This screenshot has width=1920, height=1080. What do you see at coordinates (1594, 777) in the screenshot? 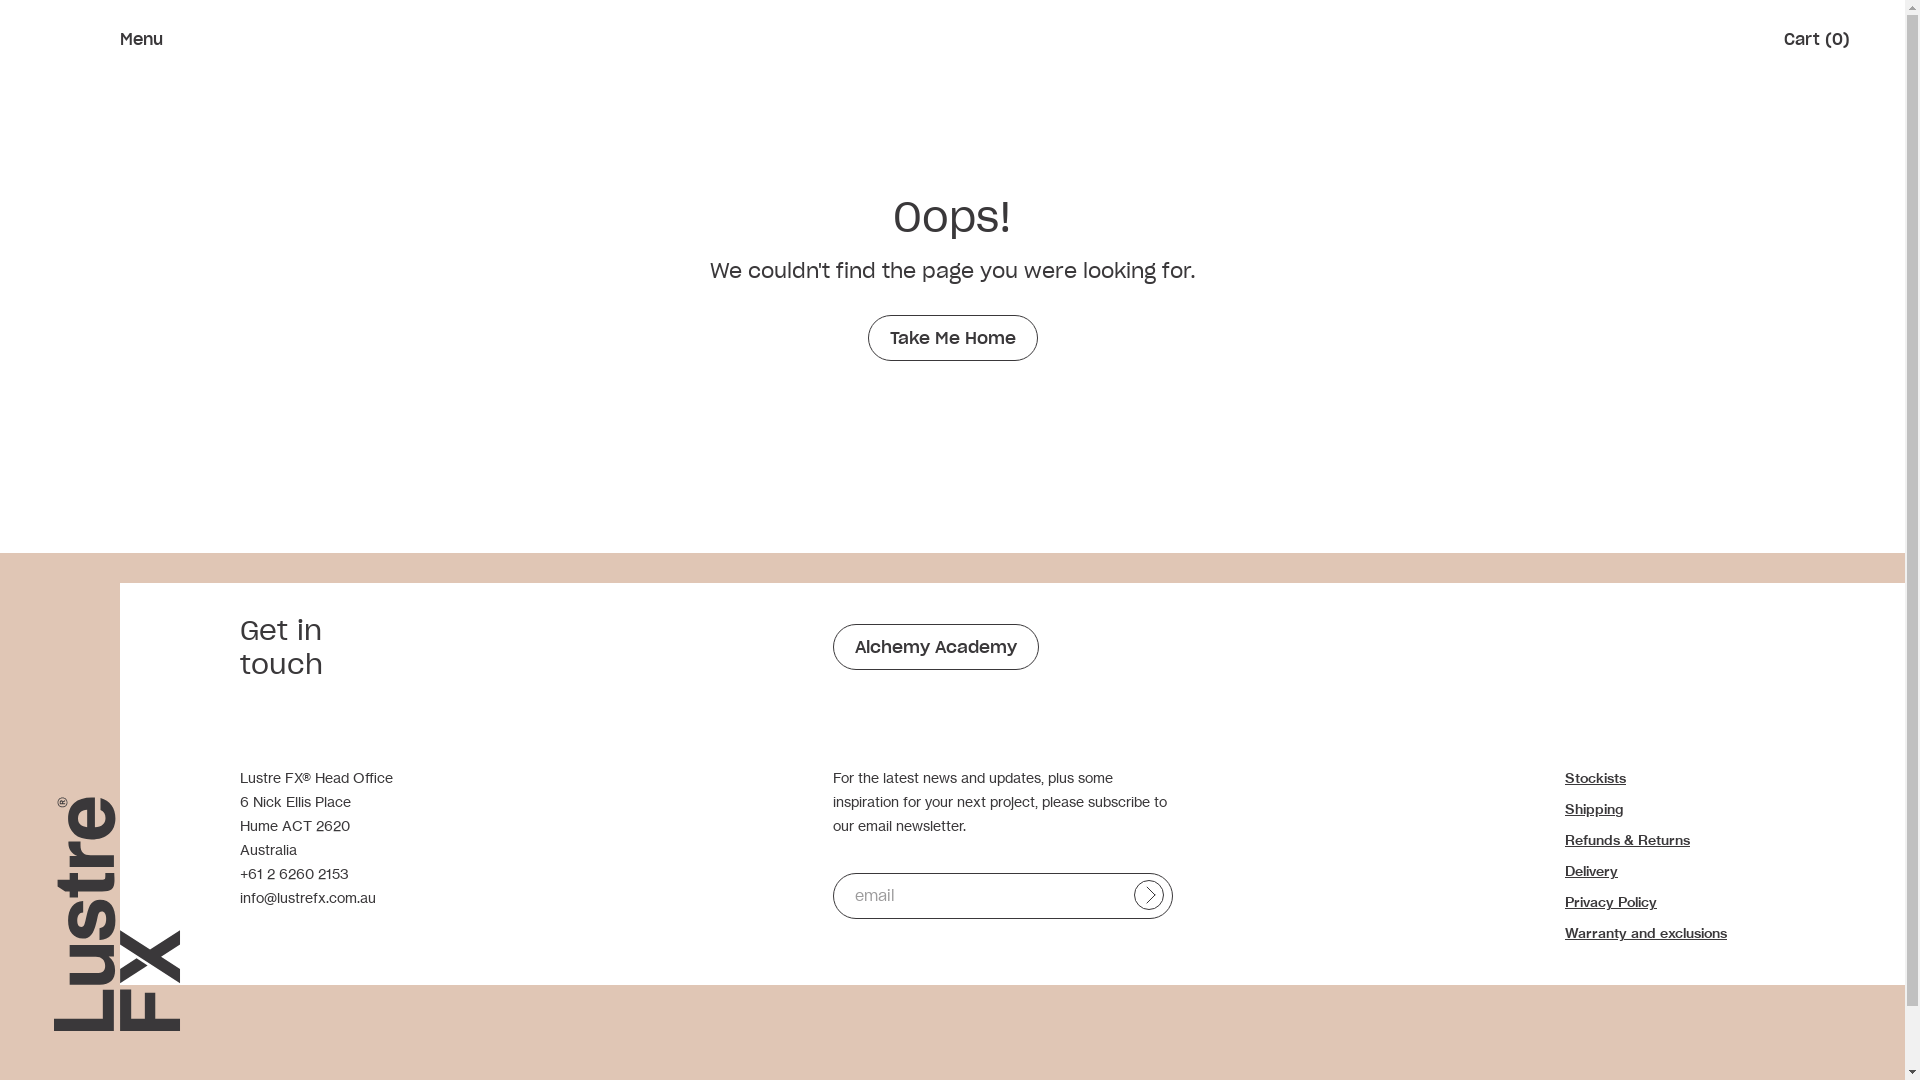
I see `'Stockists'` at bounding box center [1594, 777].